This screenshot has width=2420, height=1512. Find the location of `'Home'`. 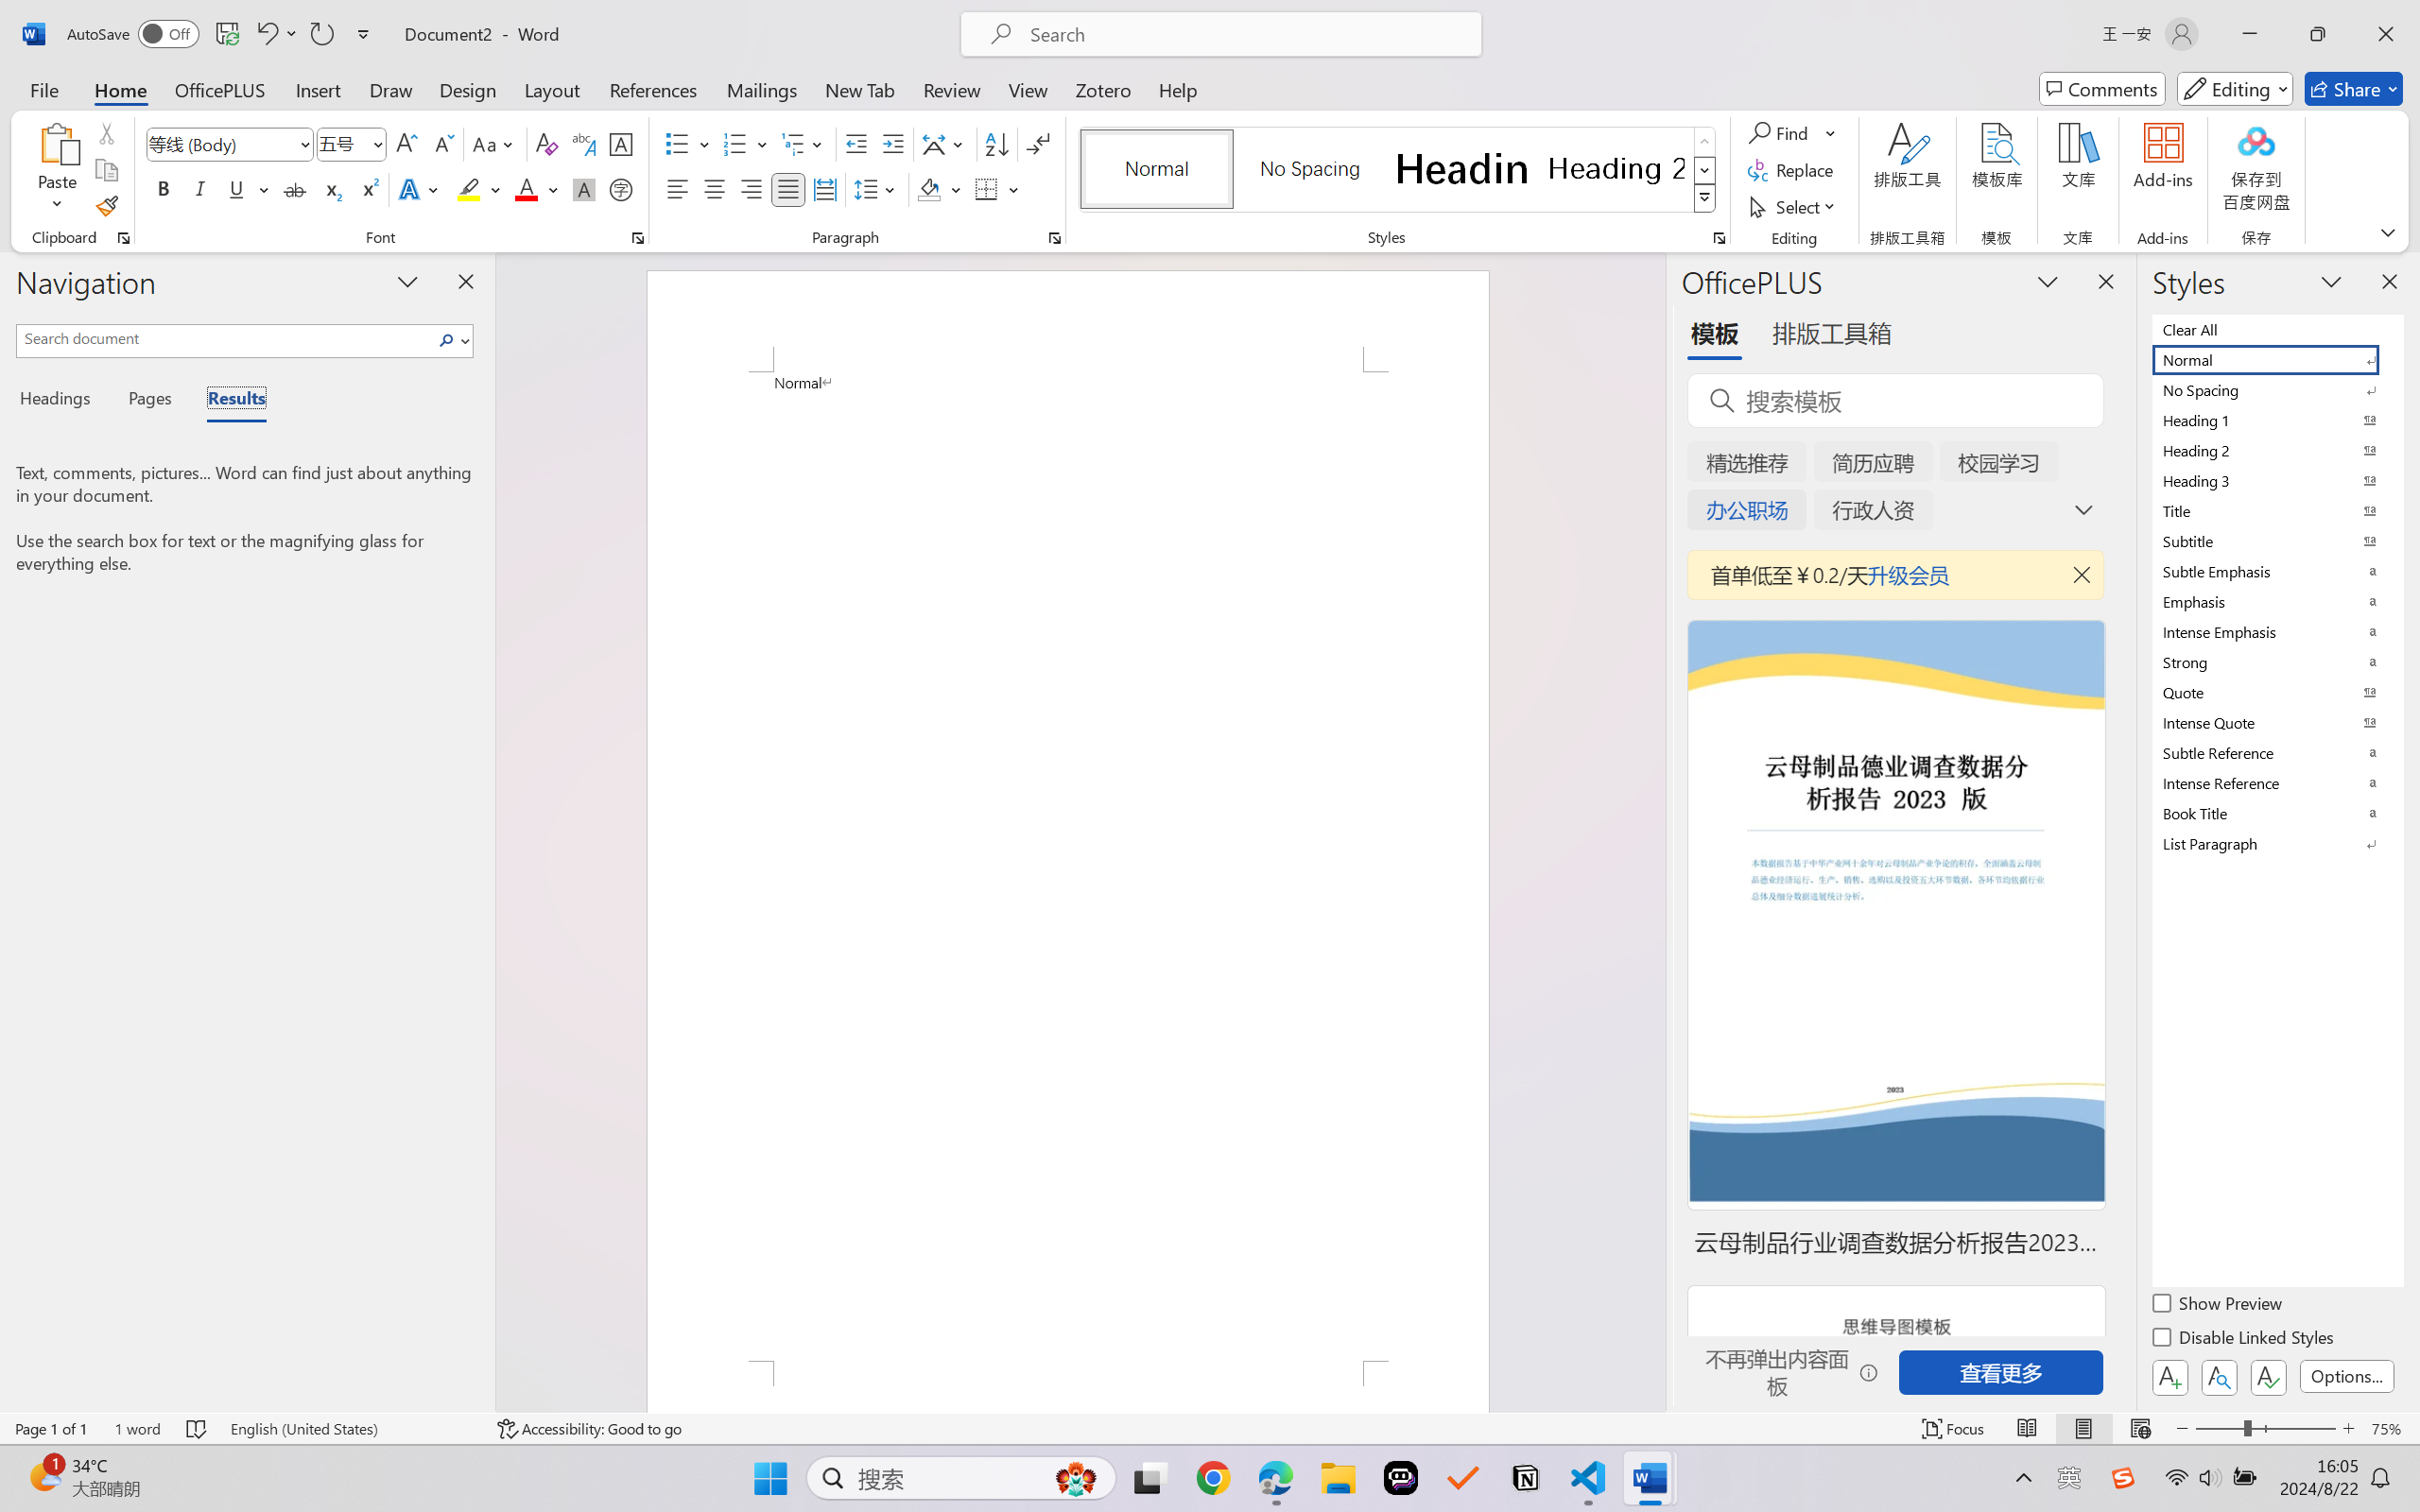

'Home' is located at coordinates (121, 88).